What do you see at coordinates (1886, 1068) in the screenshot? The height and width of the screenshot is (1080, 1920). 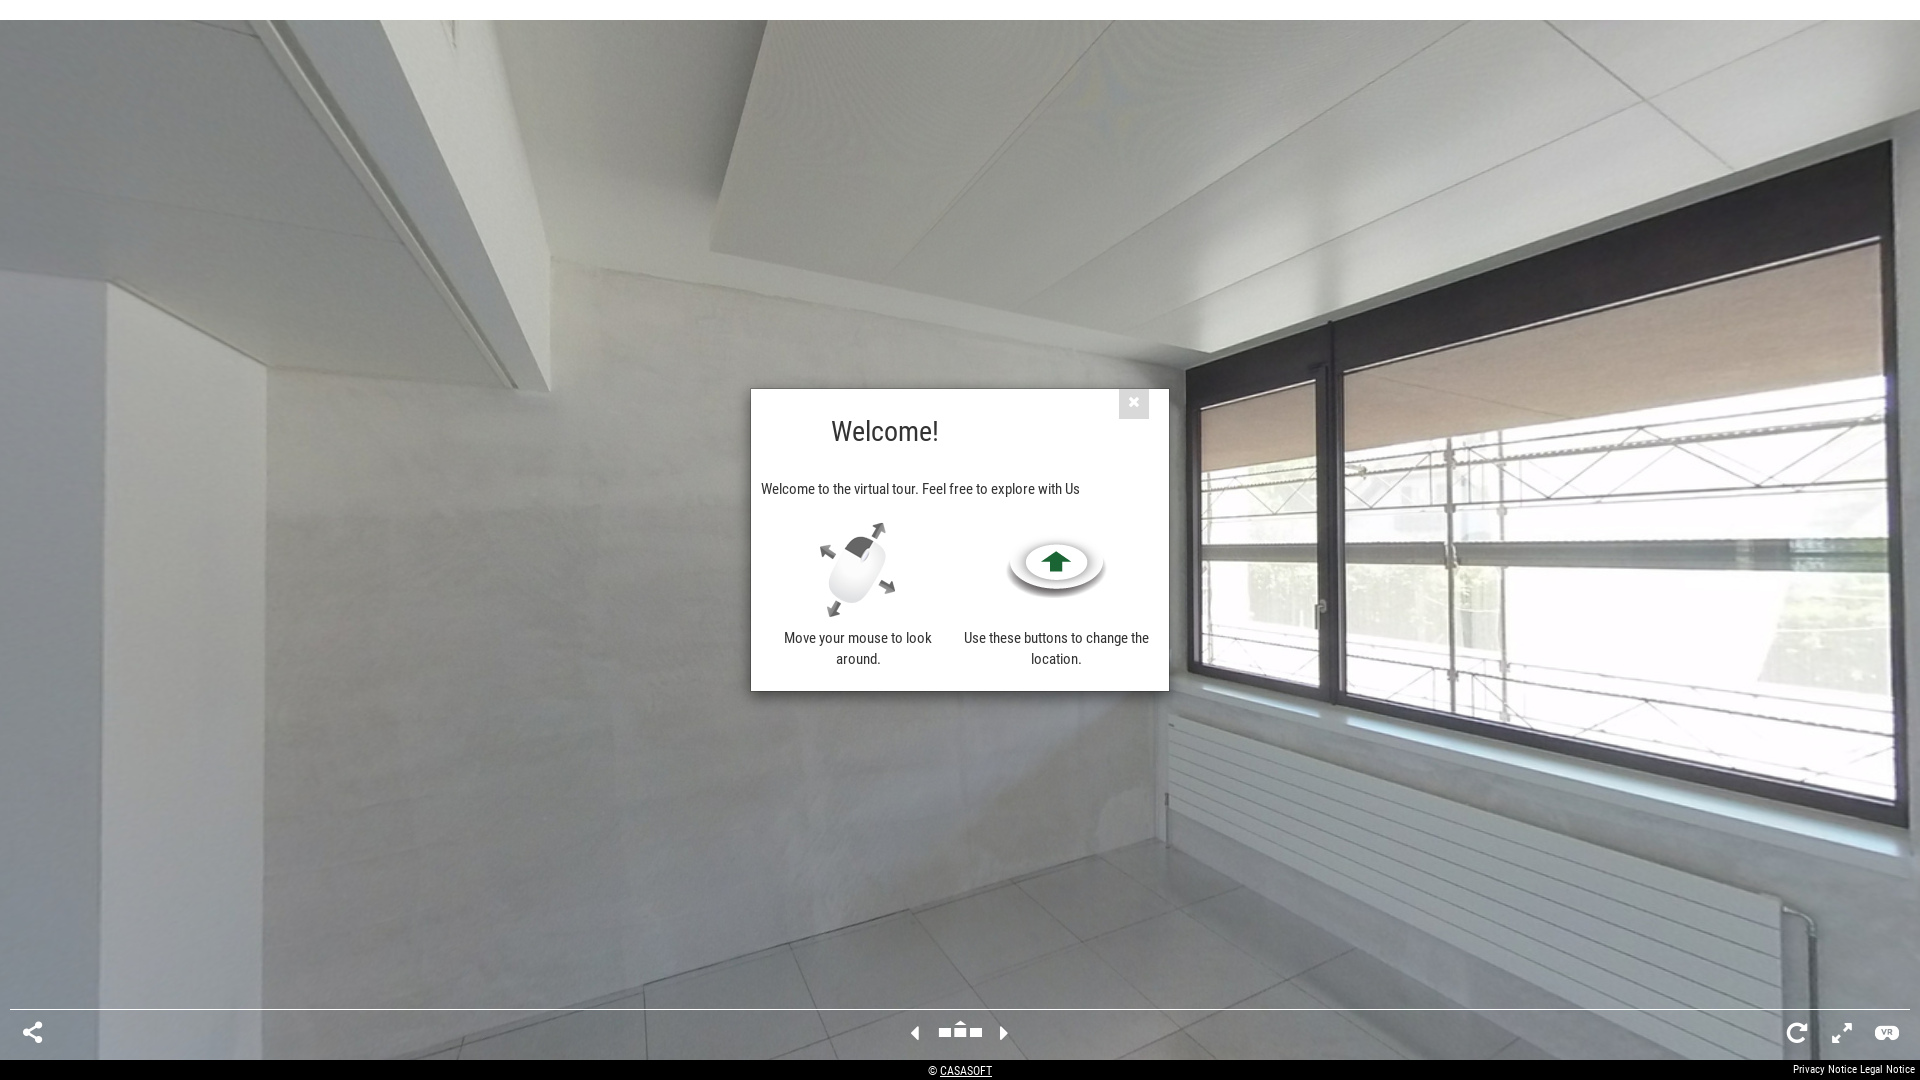 I see `'Legal Notice'` at bounding box center [1886, 1068].